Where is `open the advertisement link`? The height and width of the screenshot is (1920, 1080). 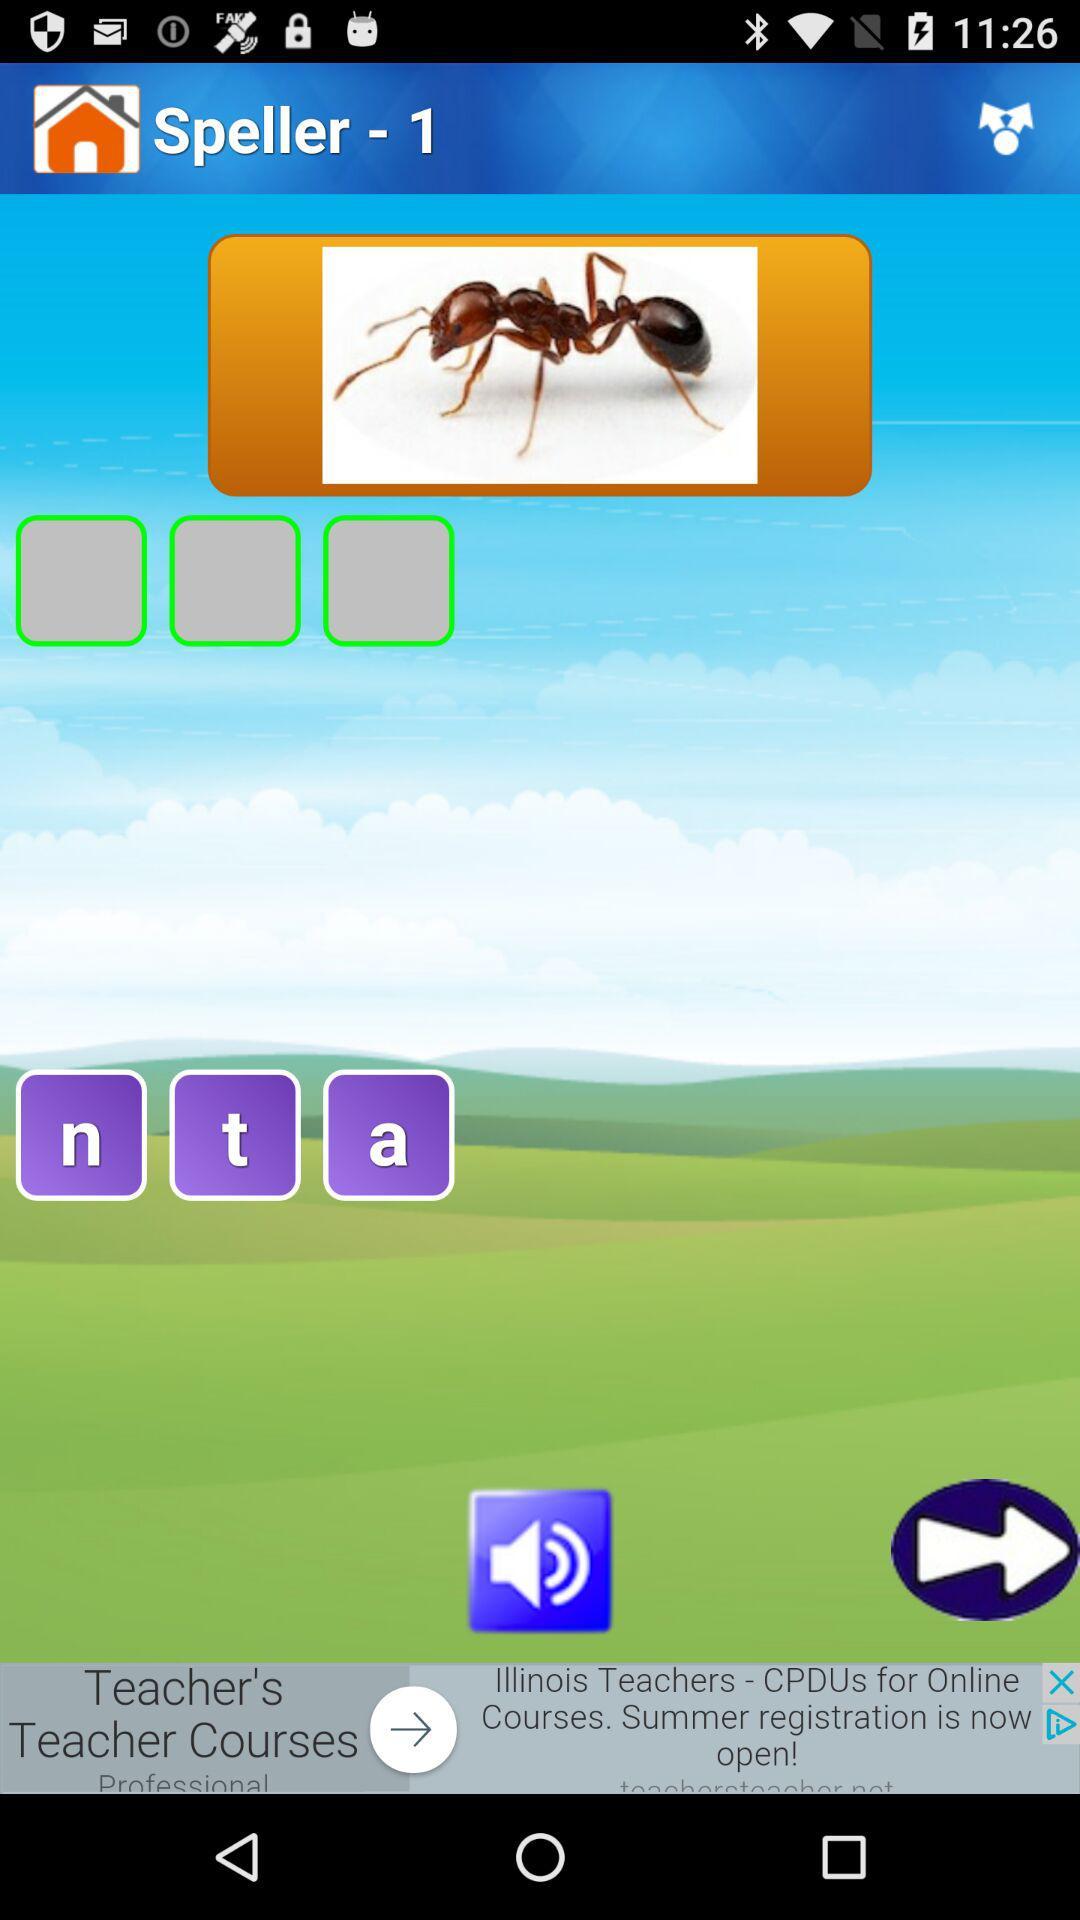
open the advertisement link is located at coordinates (540, 1727).